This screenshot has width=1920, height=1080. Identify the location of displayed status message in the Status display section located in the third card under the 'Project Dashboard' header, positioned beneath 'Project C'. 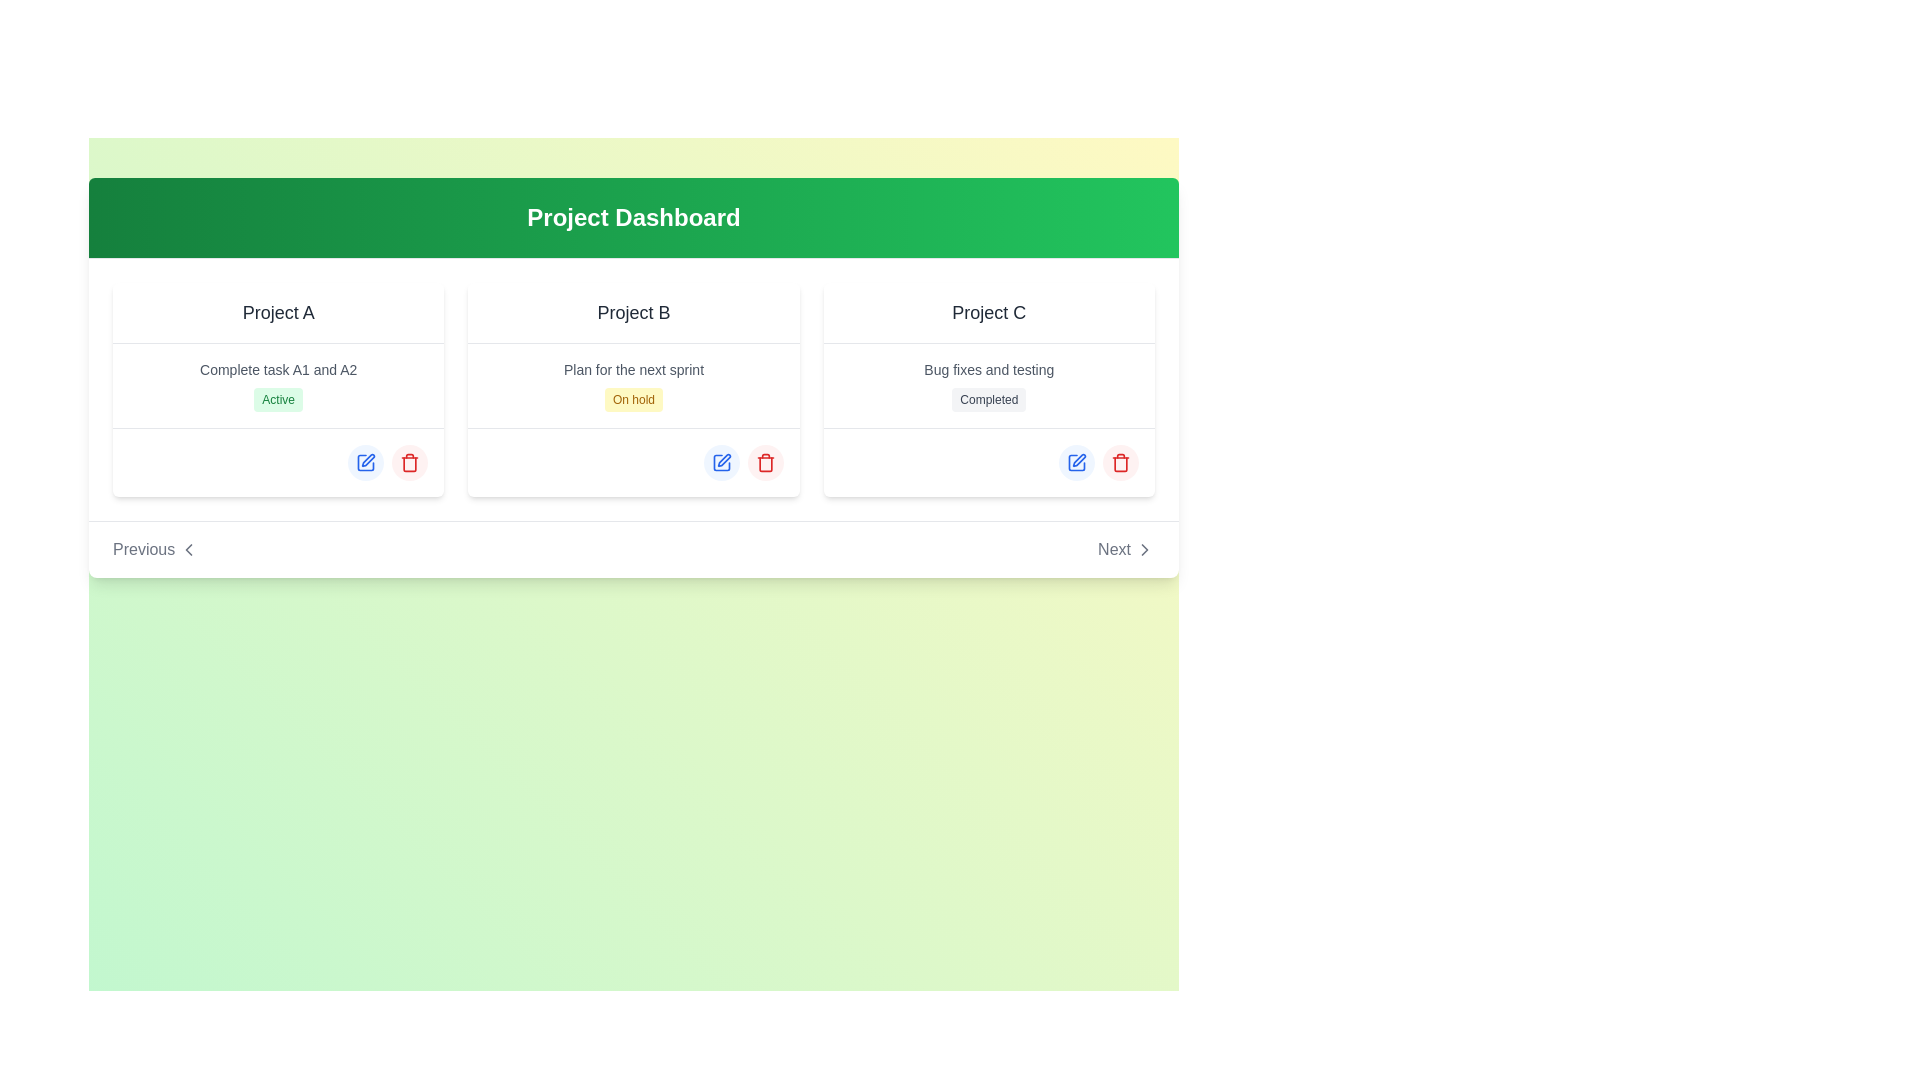
(989, 385).